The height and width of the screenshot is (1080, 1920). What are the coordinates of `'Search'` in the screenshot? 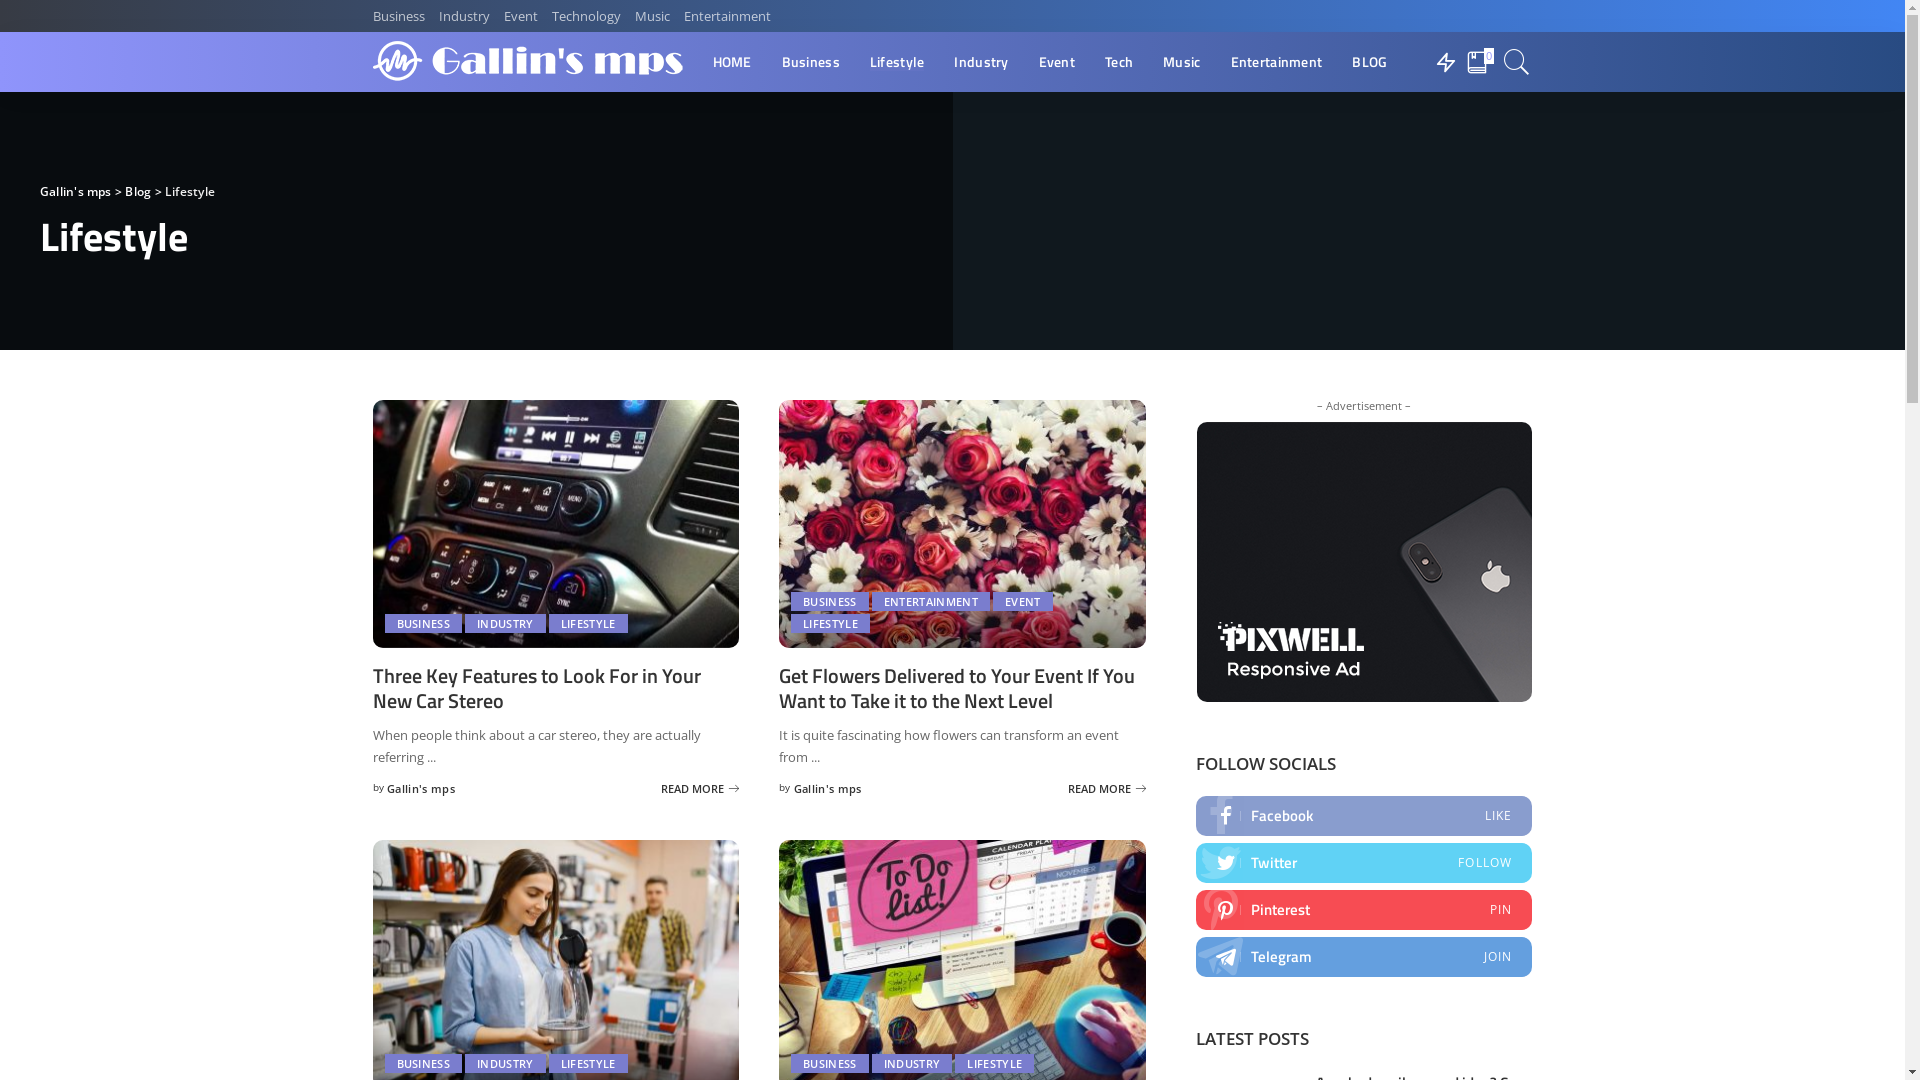 It's located at (1516, 60).